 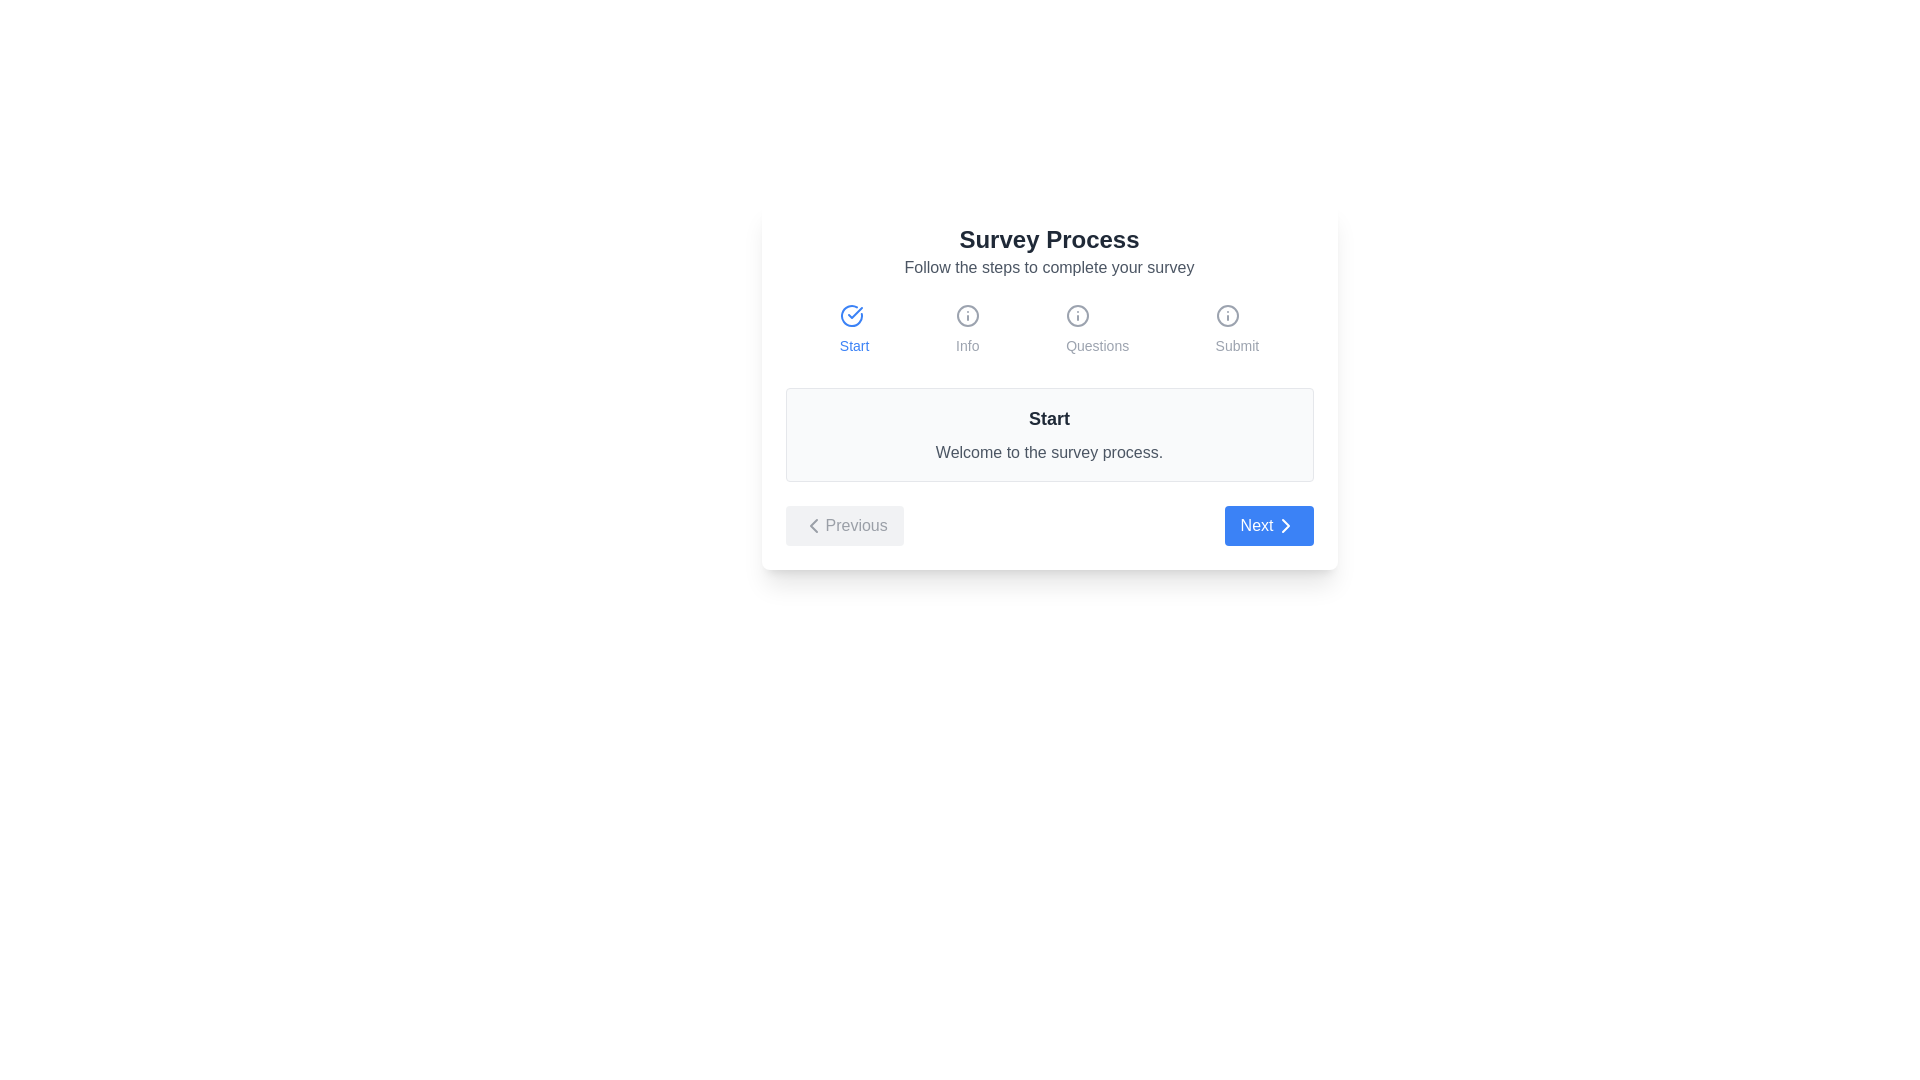 What do you see at coordinates (813, 524) in the screenshot?
I see `the small, stylized left-pointing chevron arrow icon used for backward navigation in the 'Previous' button located in the bottom left corner of the survey interface` at bounding box center [813, 524].